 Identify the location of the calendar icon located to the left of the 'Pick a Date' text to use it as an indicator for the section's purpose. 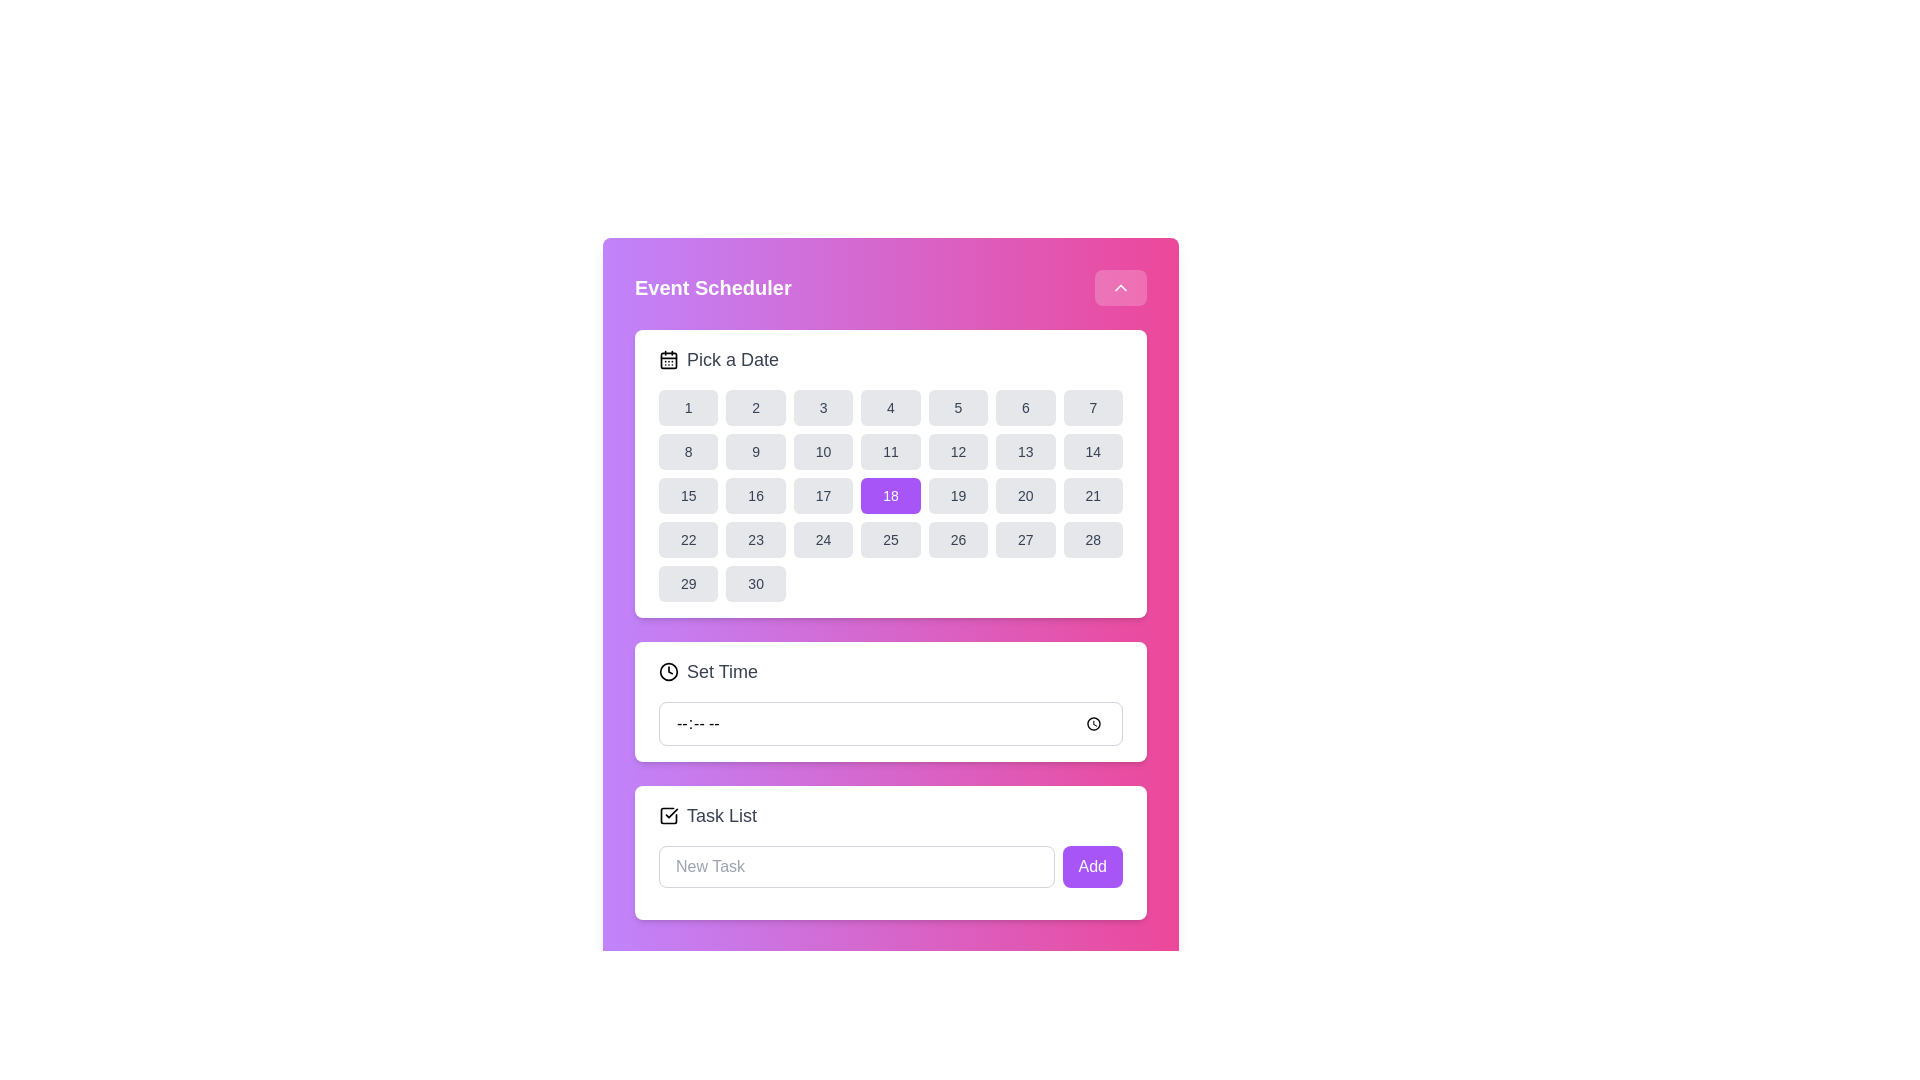
(668, 358).